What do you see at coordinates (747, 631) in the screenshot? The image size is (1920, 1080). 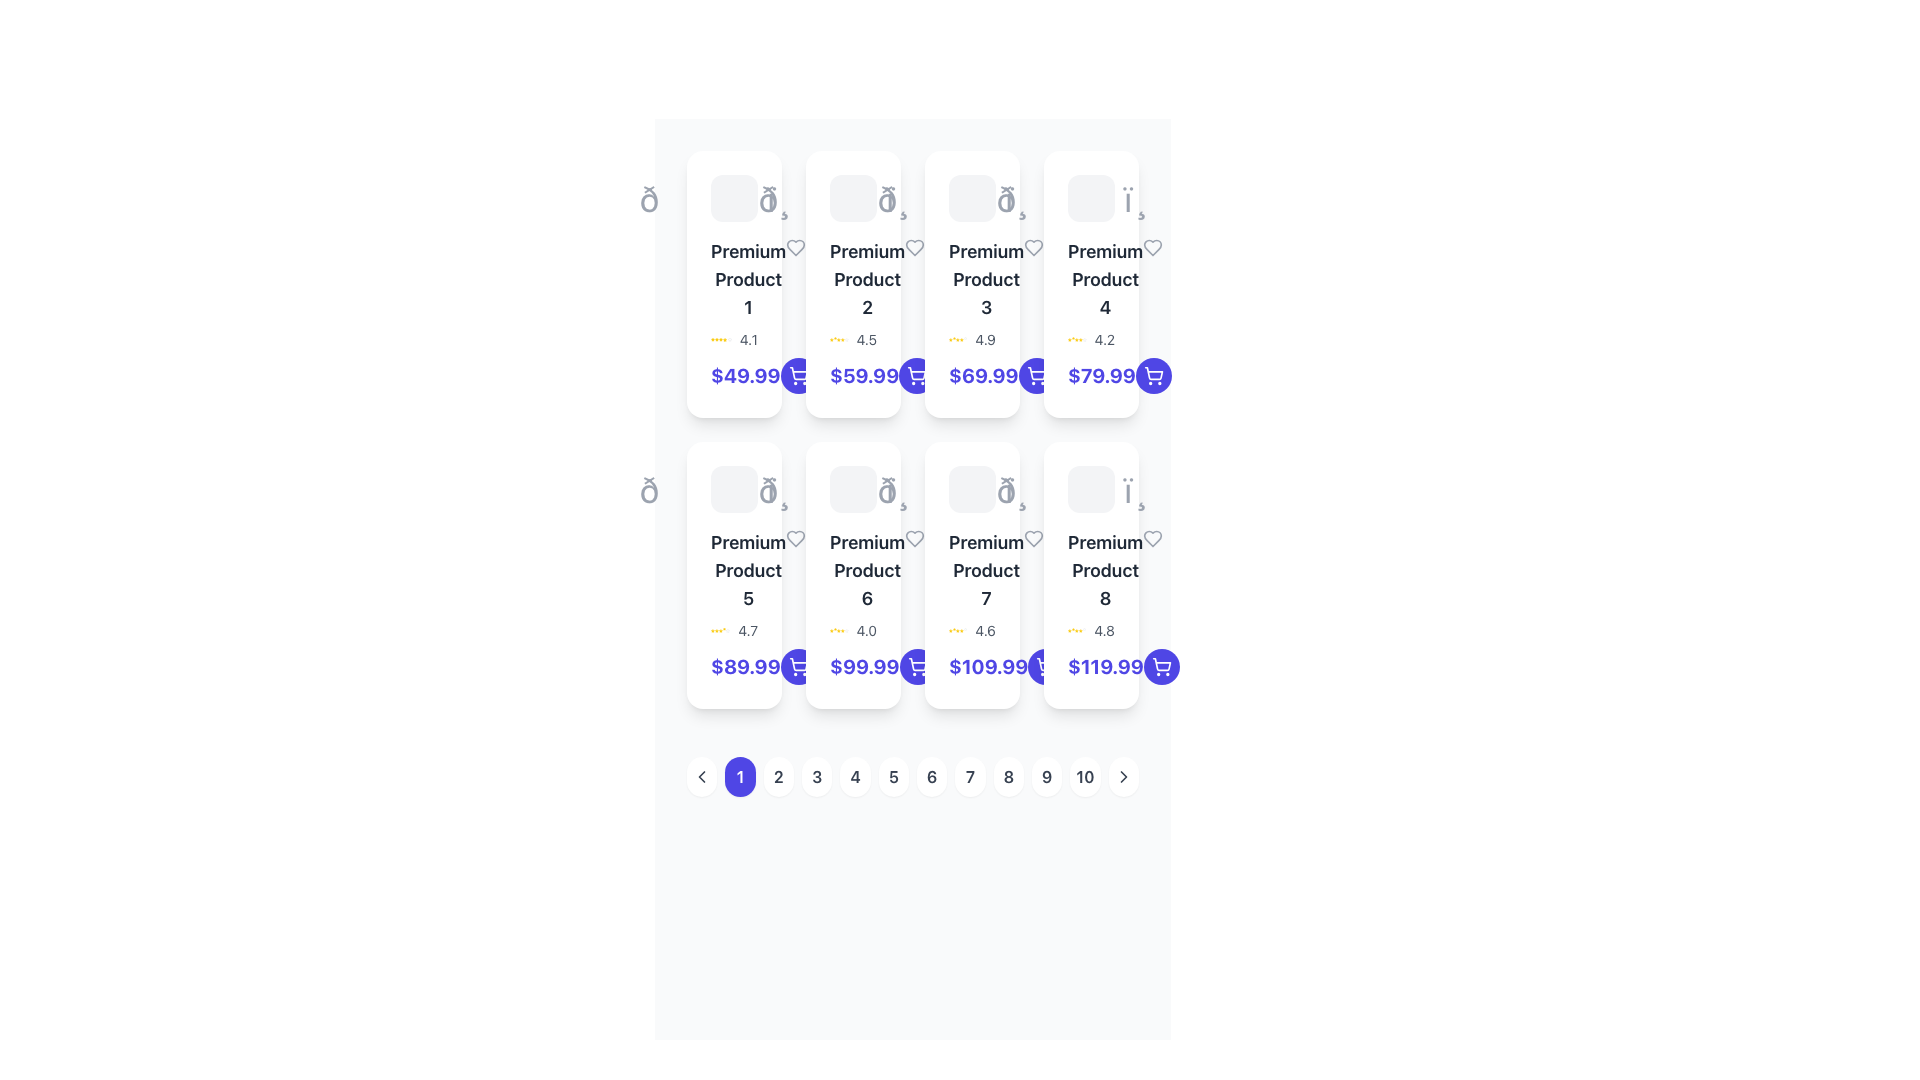 I see `the text label displaying the value '4.7' in a small, gray font, which is positioned to the right of star icons representing a rating` at bounding box center [747, 631].